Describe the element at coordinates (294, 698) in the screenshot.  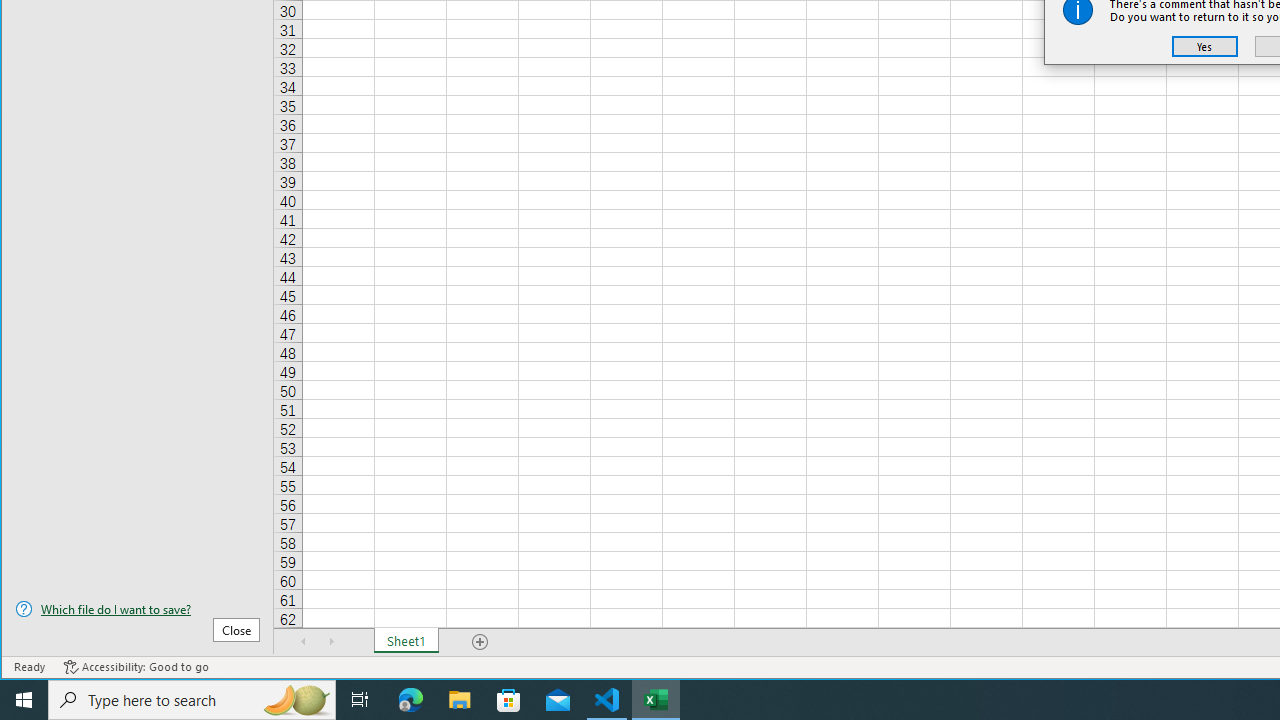
I see `'Search highlights icon opens search home window'` at that location.